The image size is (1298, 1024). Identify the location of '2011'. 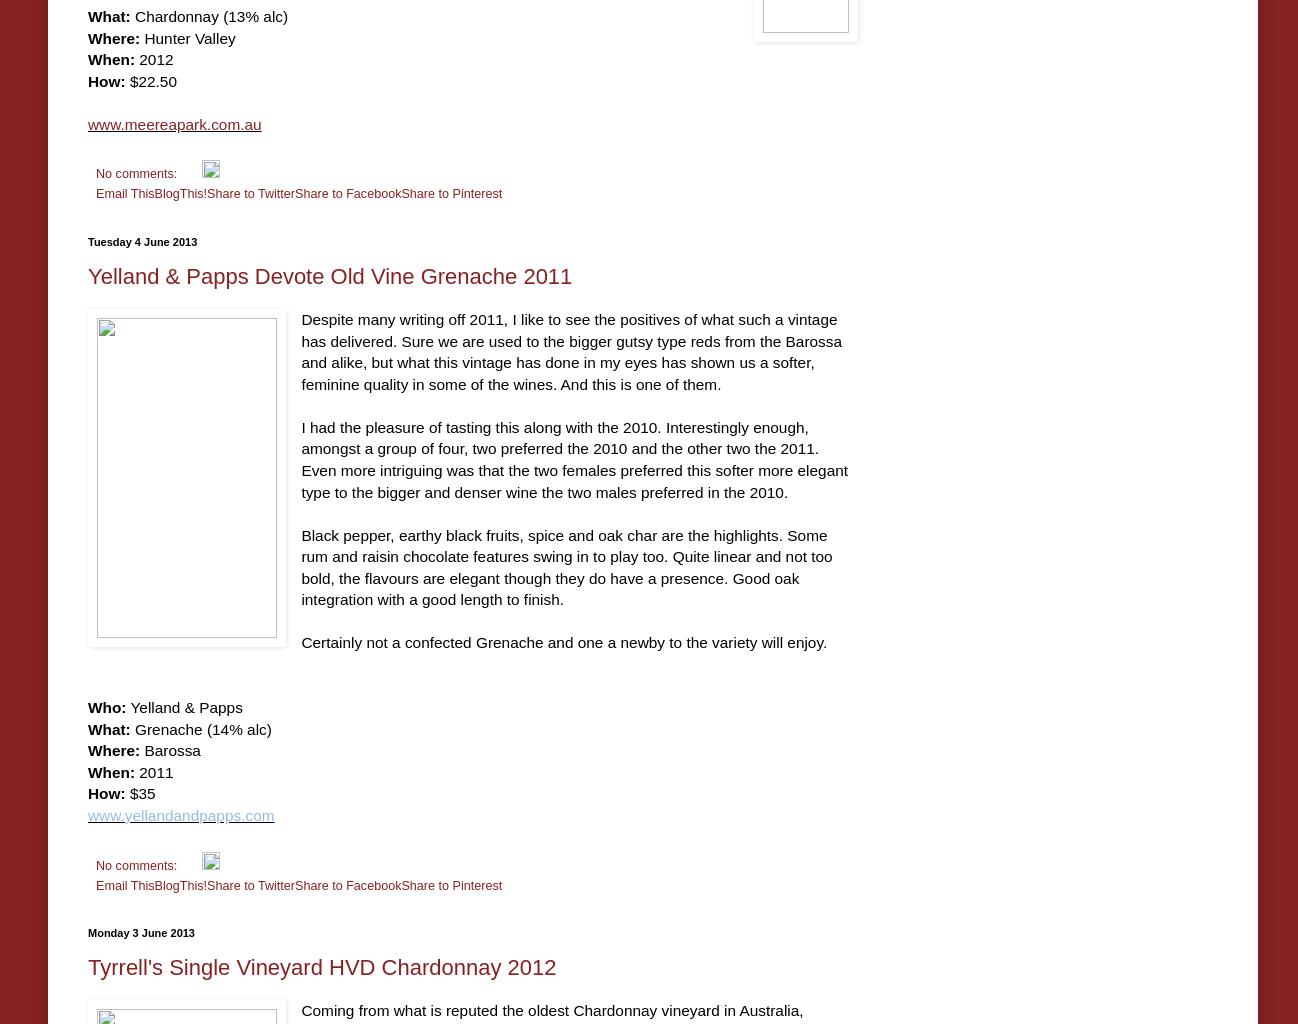
(152, 771).